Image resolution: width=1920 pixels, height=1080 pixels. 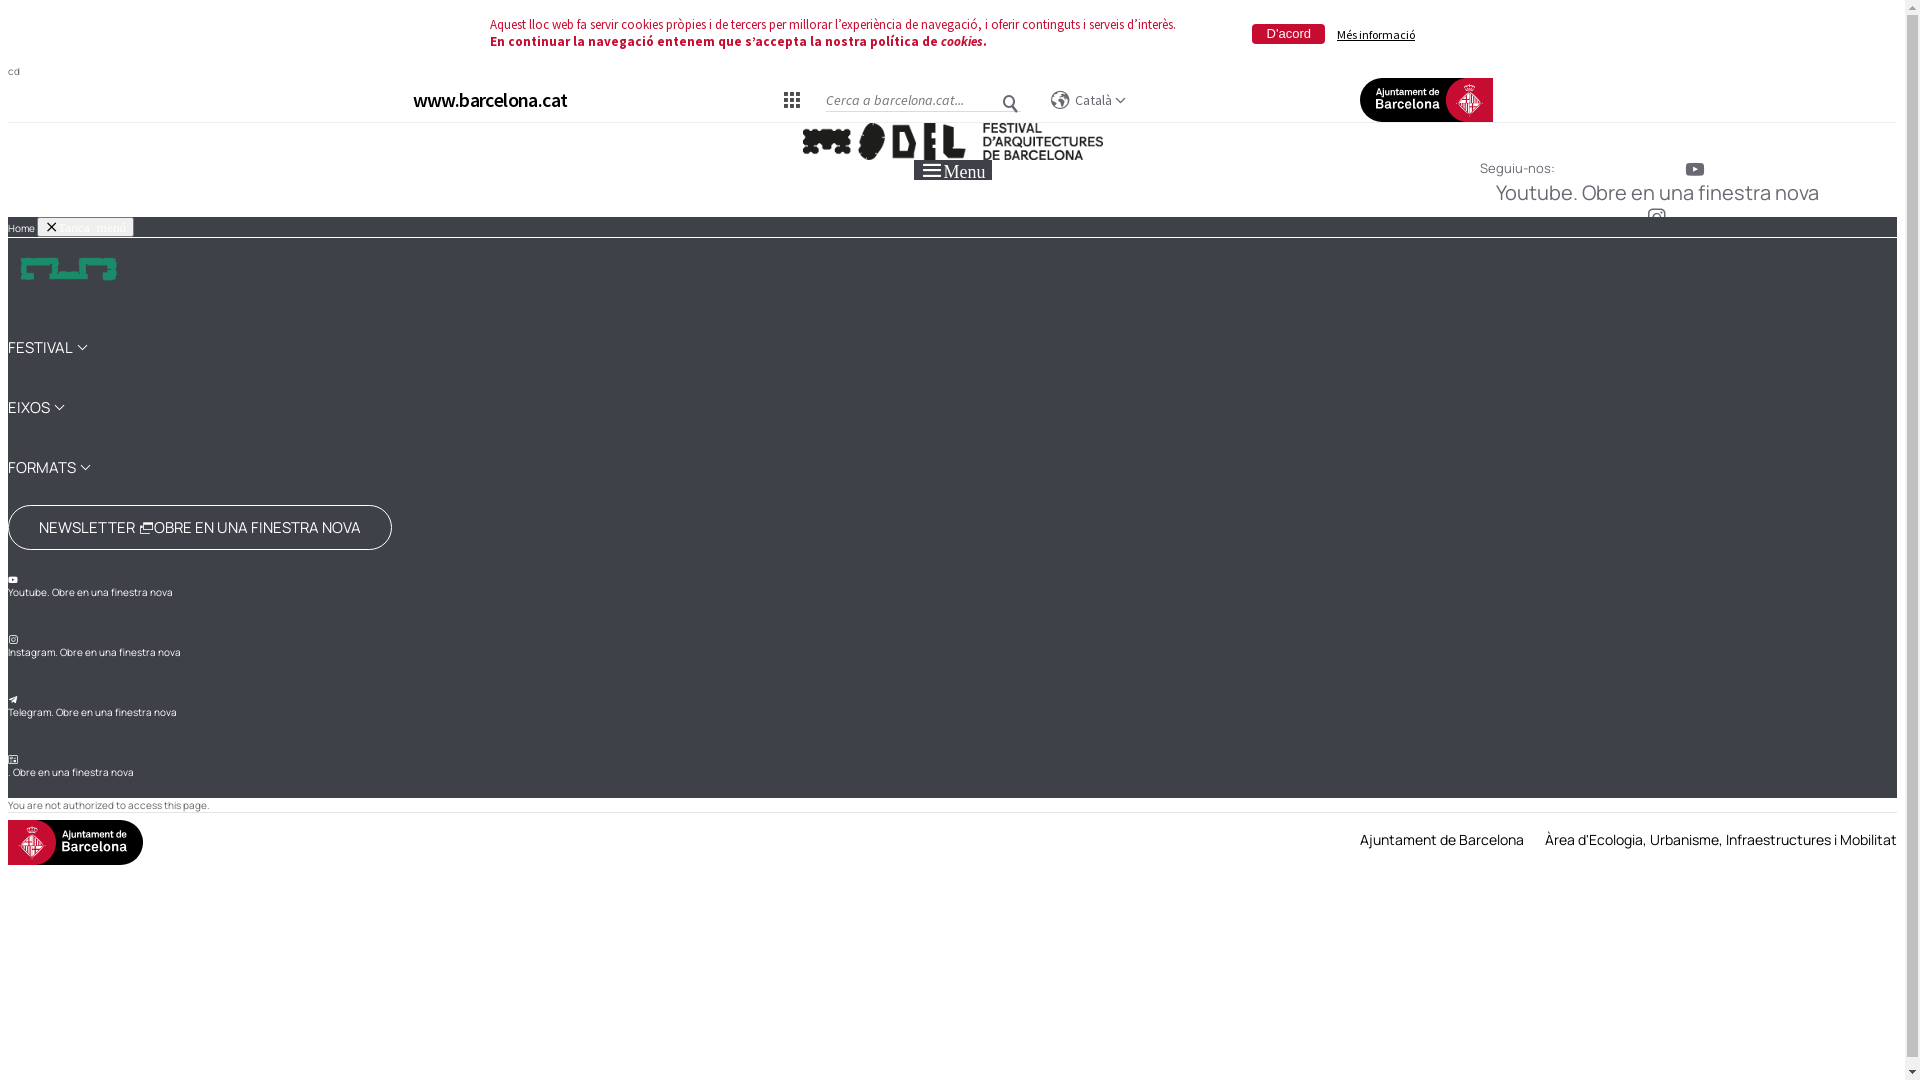 What do you see at coordinates (952, 168) in the screenshot?
I see `'Menu'` at bounding box center [952, 168].